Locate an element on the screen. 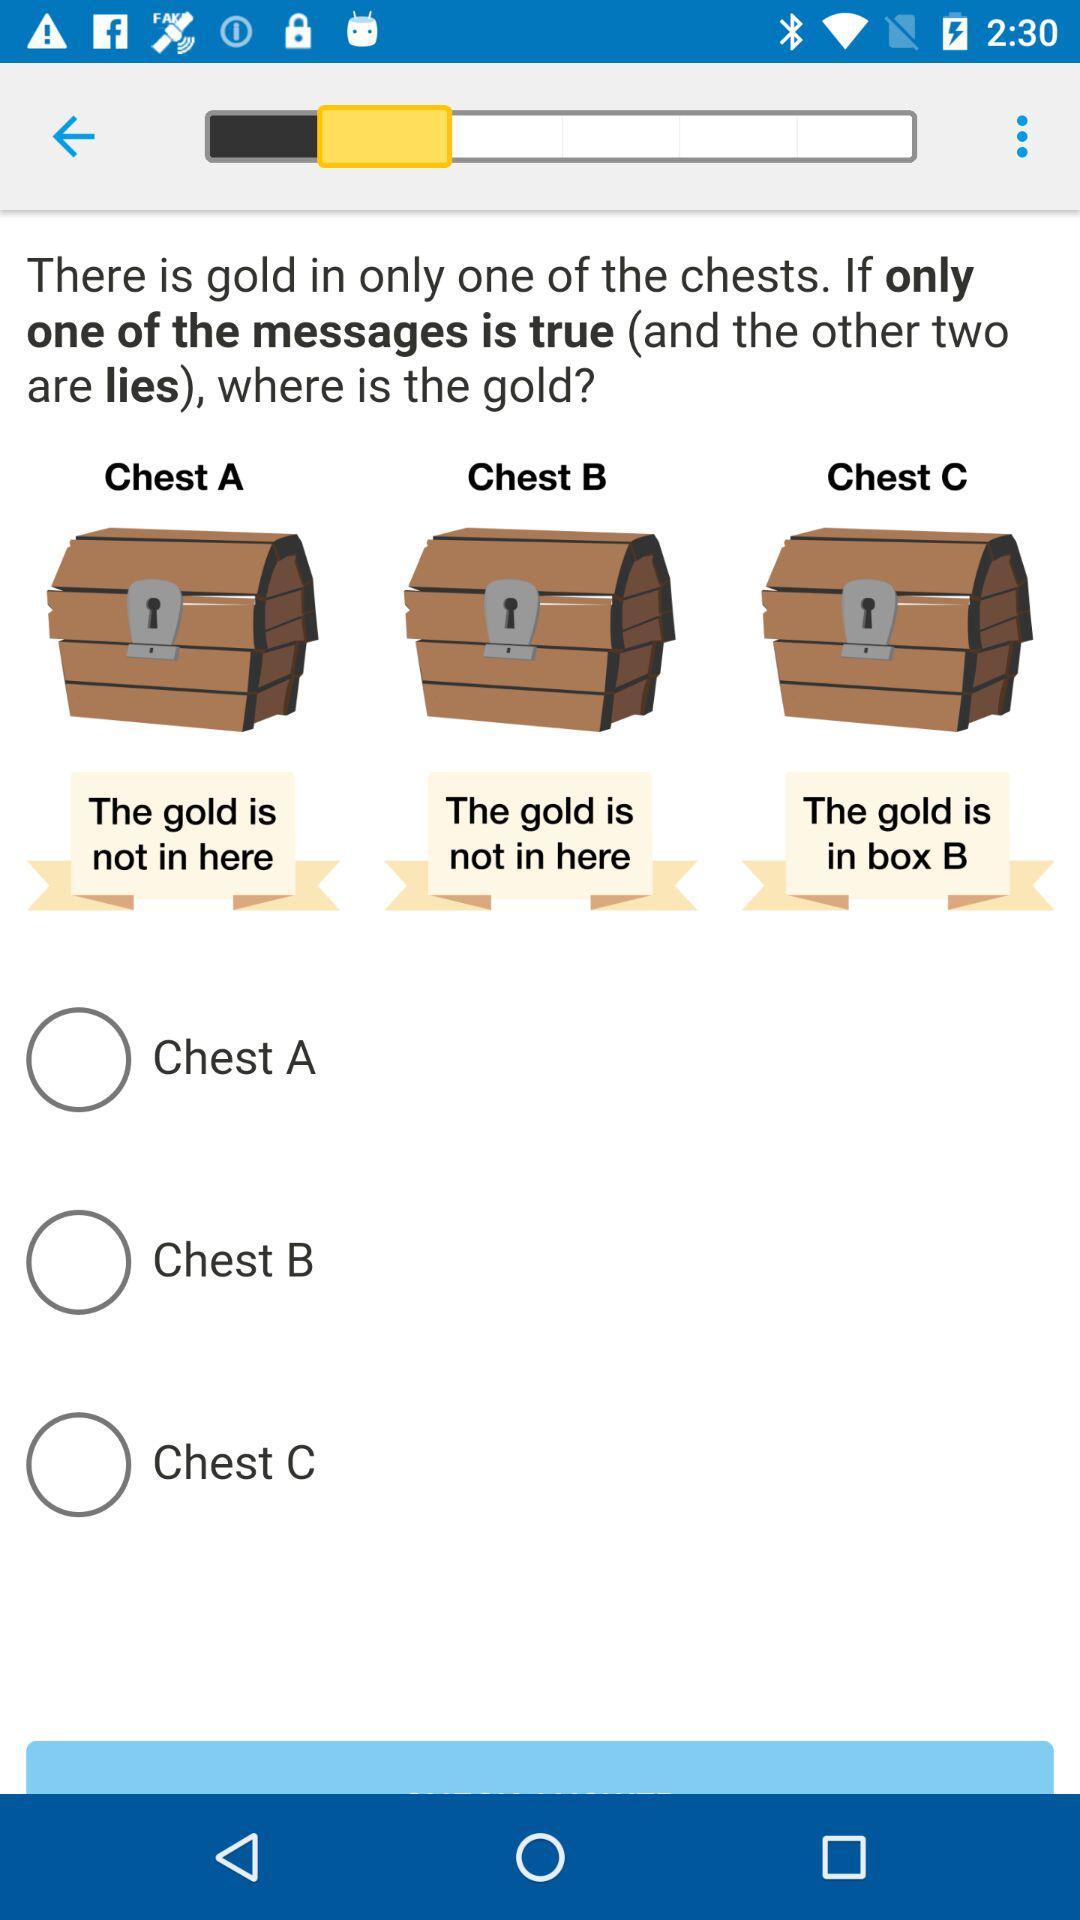 The width and height of the screenshot is (1080, 1920). chest b is located at coordinates (601, 1260).